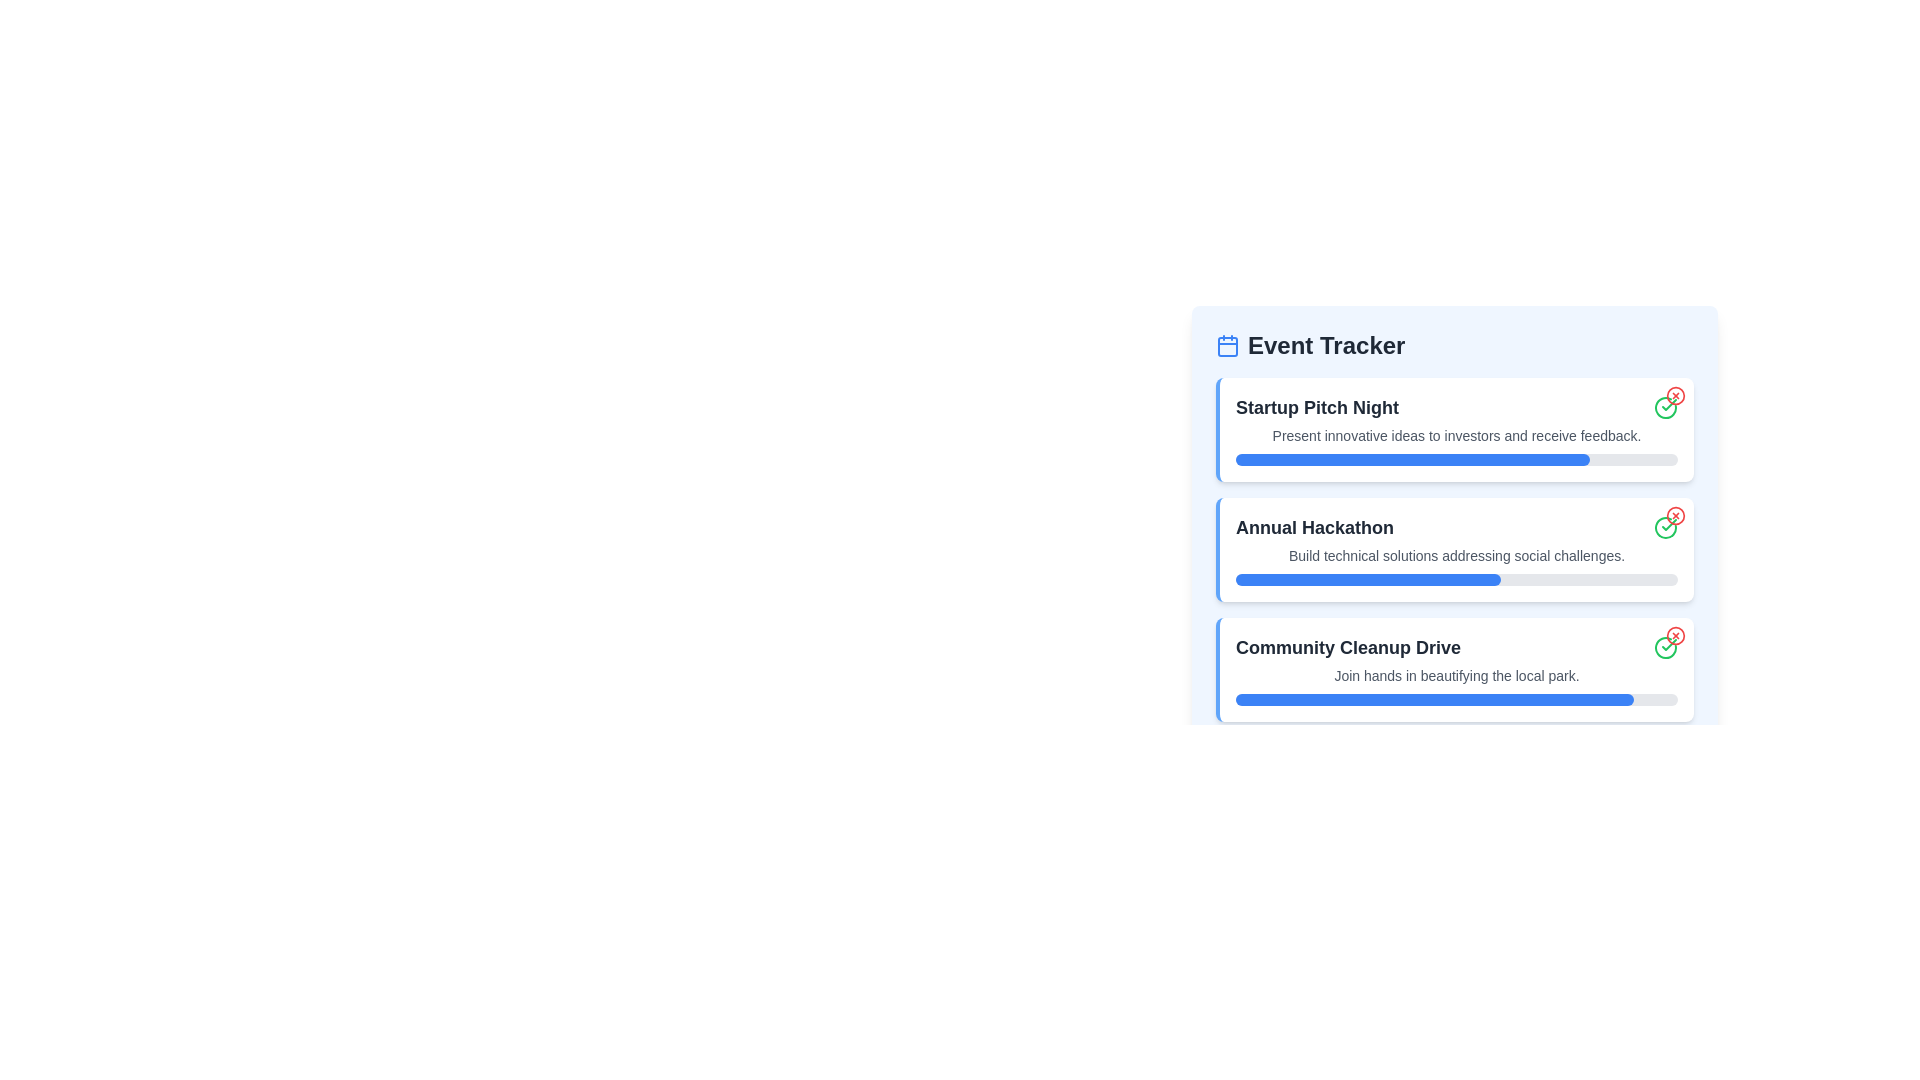  I want to click on the green checkmark icon button located to the right of the 'Annual Hackathon' text, so click(1665, 527).